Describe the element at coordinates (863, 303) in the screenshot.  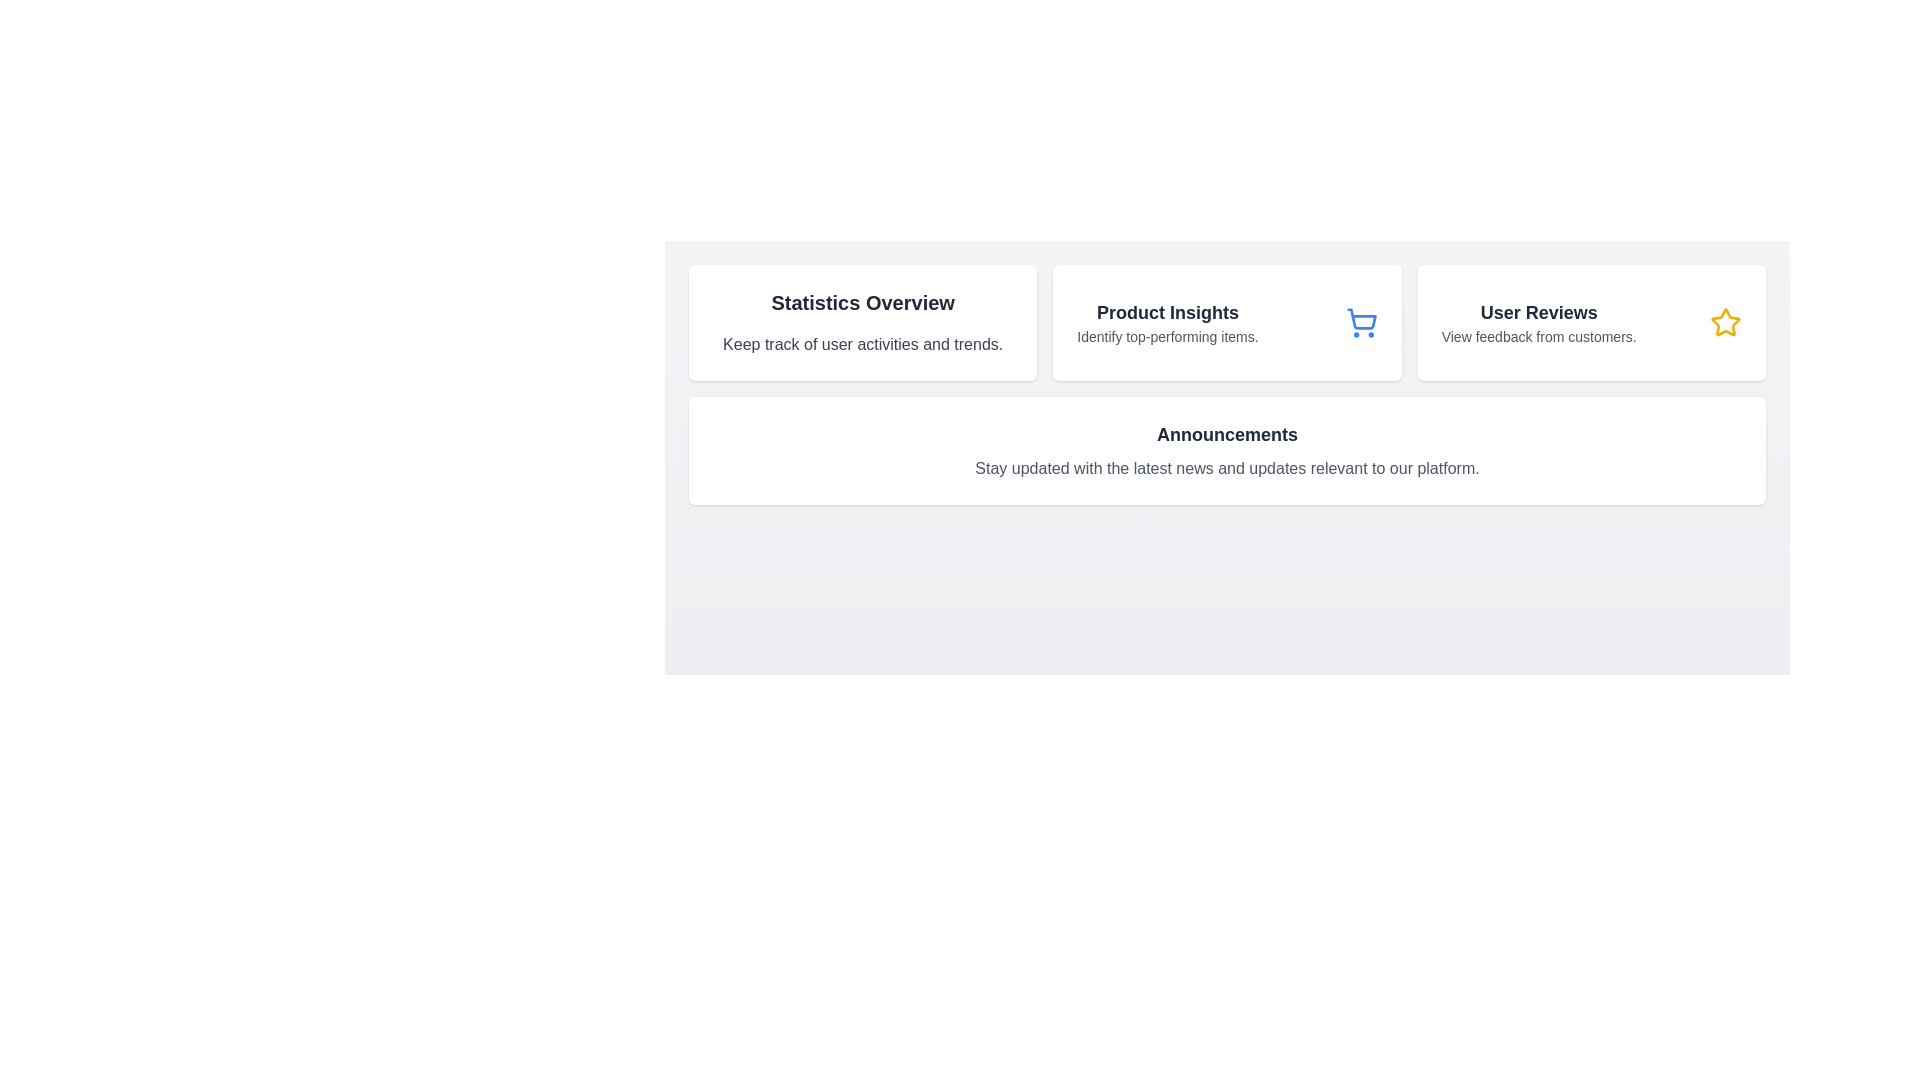
I see `the text label or heading that summarizes the content or functionality provided below, positioned at the top-left corner of the interface` at that location.